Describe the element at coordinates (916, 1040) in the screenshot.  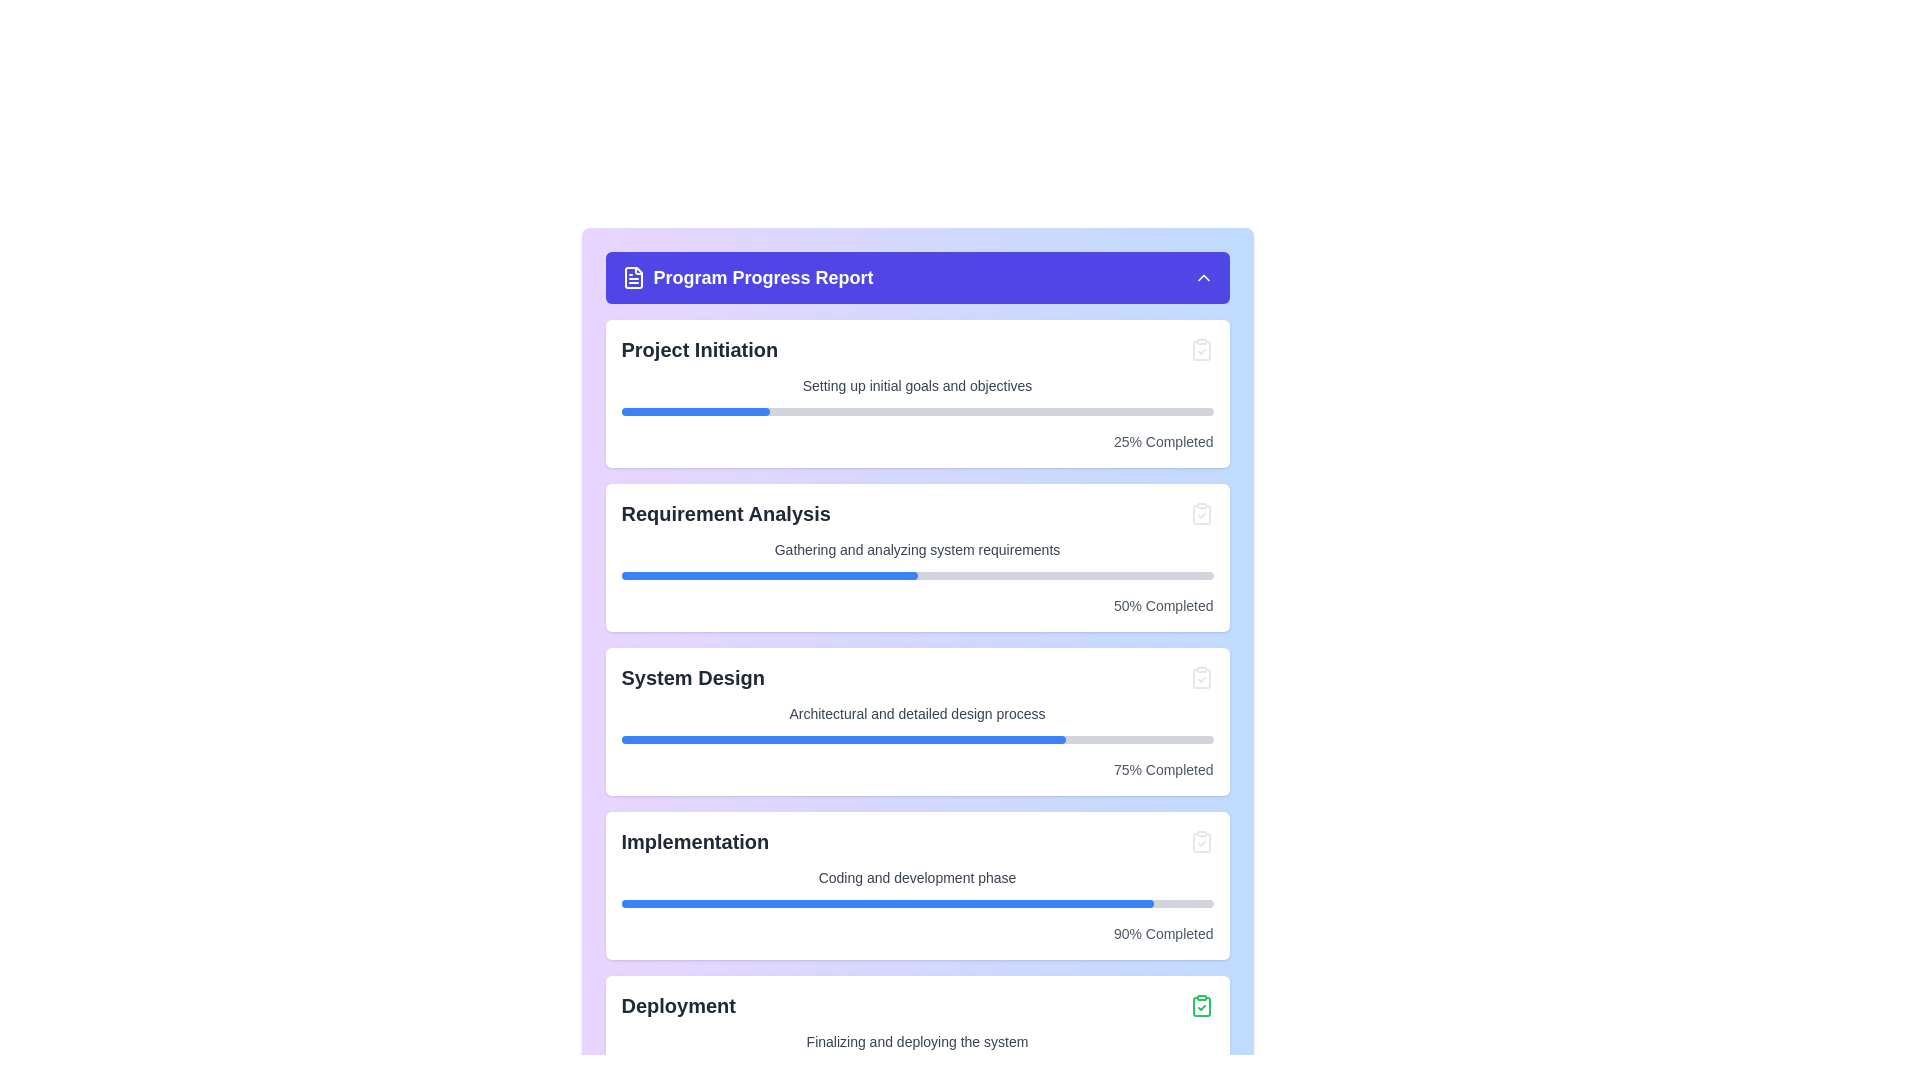
I see `the static text label that displays 'Finalizing and deploying the system' located in the deployment progress section, which is beneath the 'Deployment' section title` at that location.